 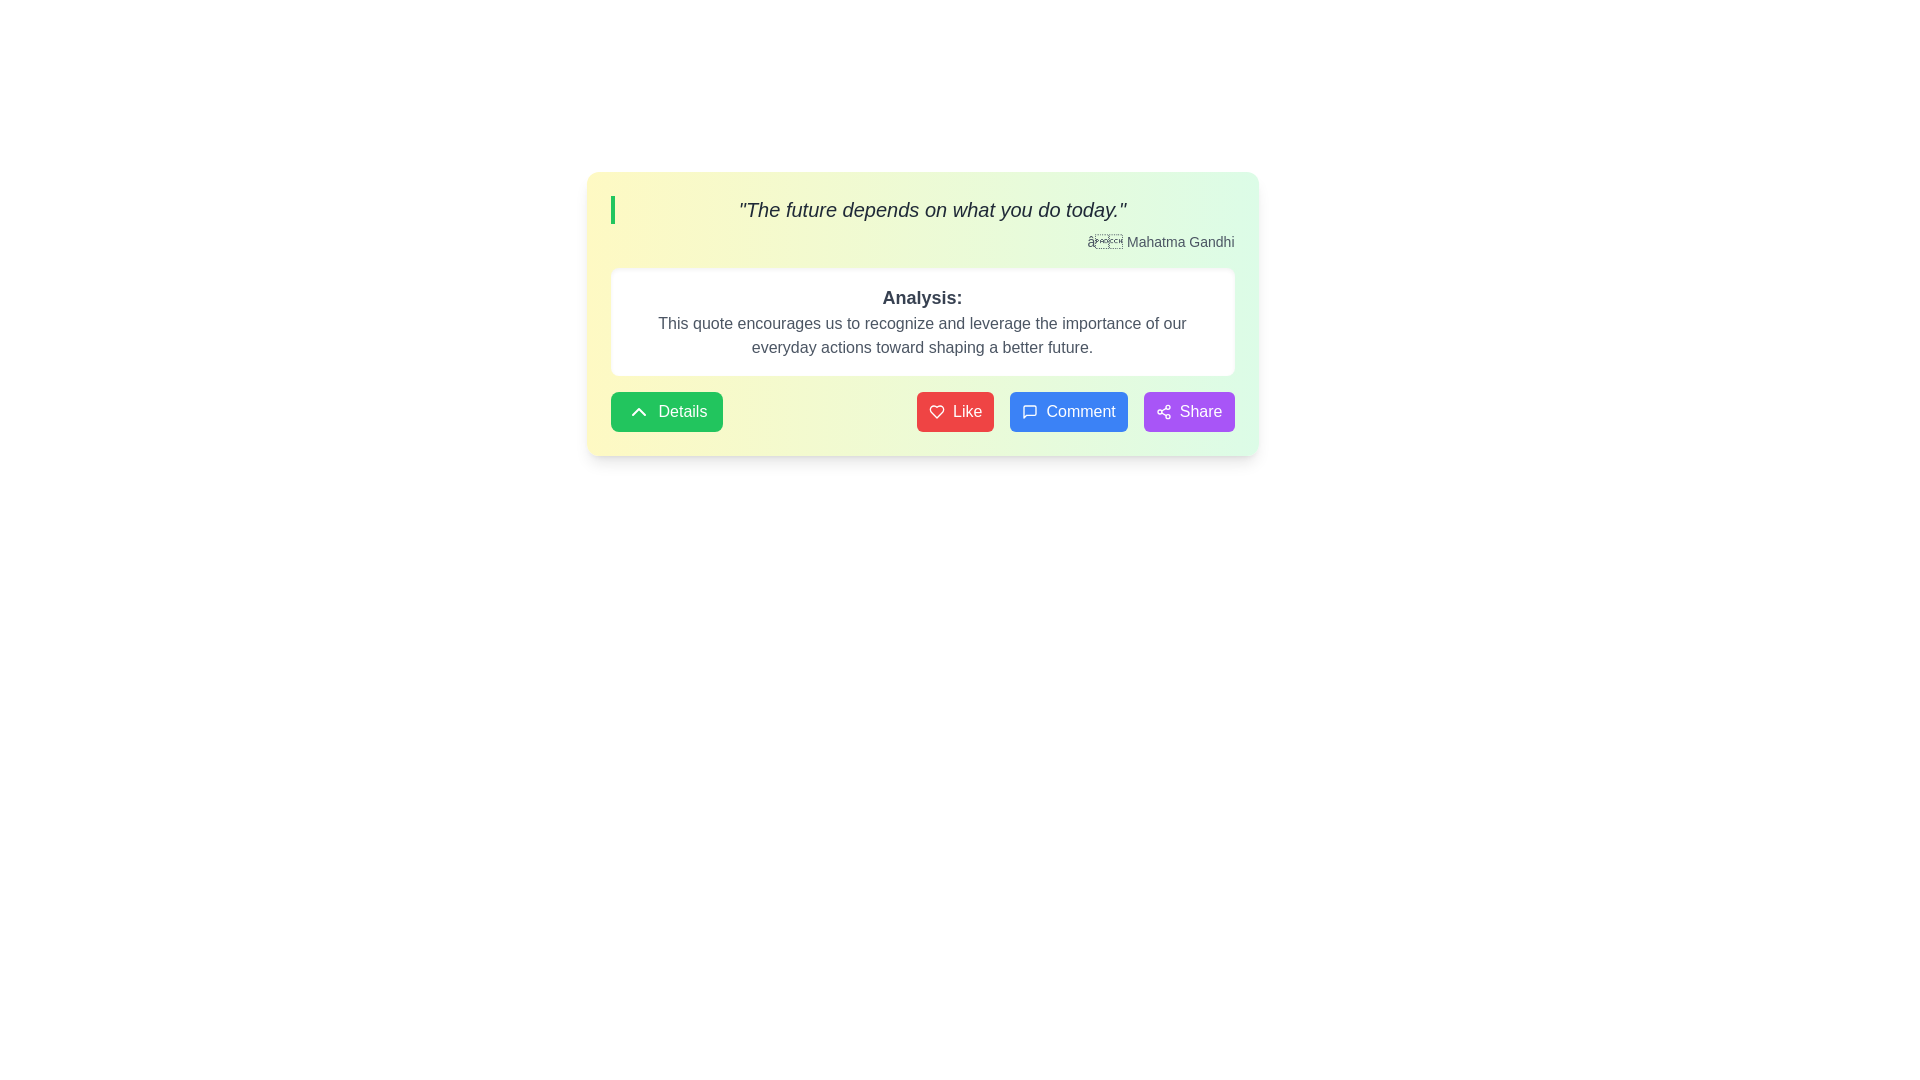 I want to click on the speech bubble icon representing comments, located to the left of the 'Comment' label in the interactive bar beneath the quote and analysis section, so click(x=1030, y=411).